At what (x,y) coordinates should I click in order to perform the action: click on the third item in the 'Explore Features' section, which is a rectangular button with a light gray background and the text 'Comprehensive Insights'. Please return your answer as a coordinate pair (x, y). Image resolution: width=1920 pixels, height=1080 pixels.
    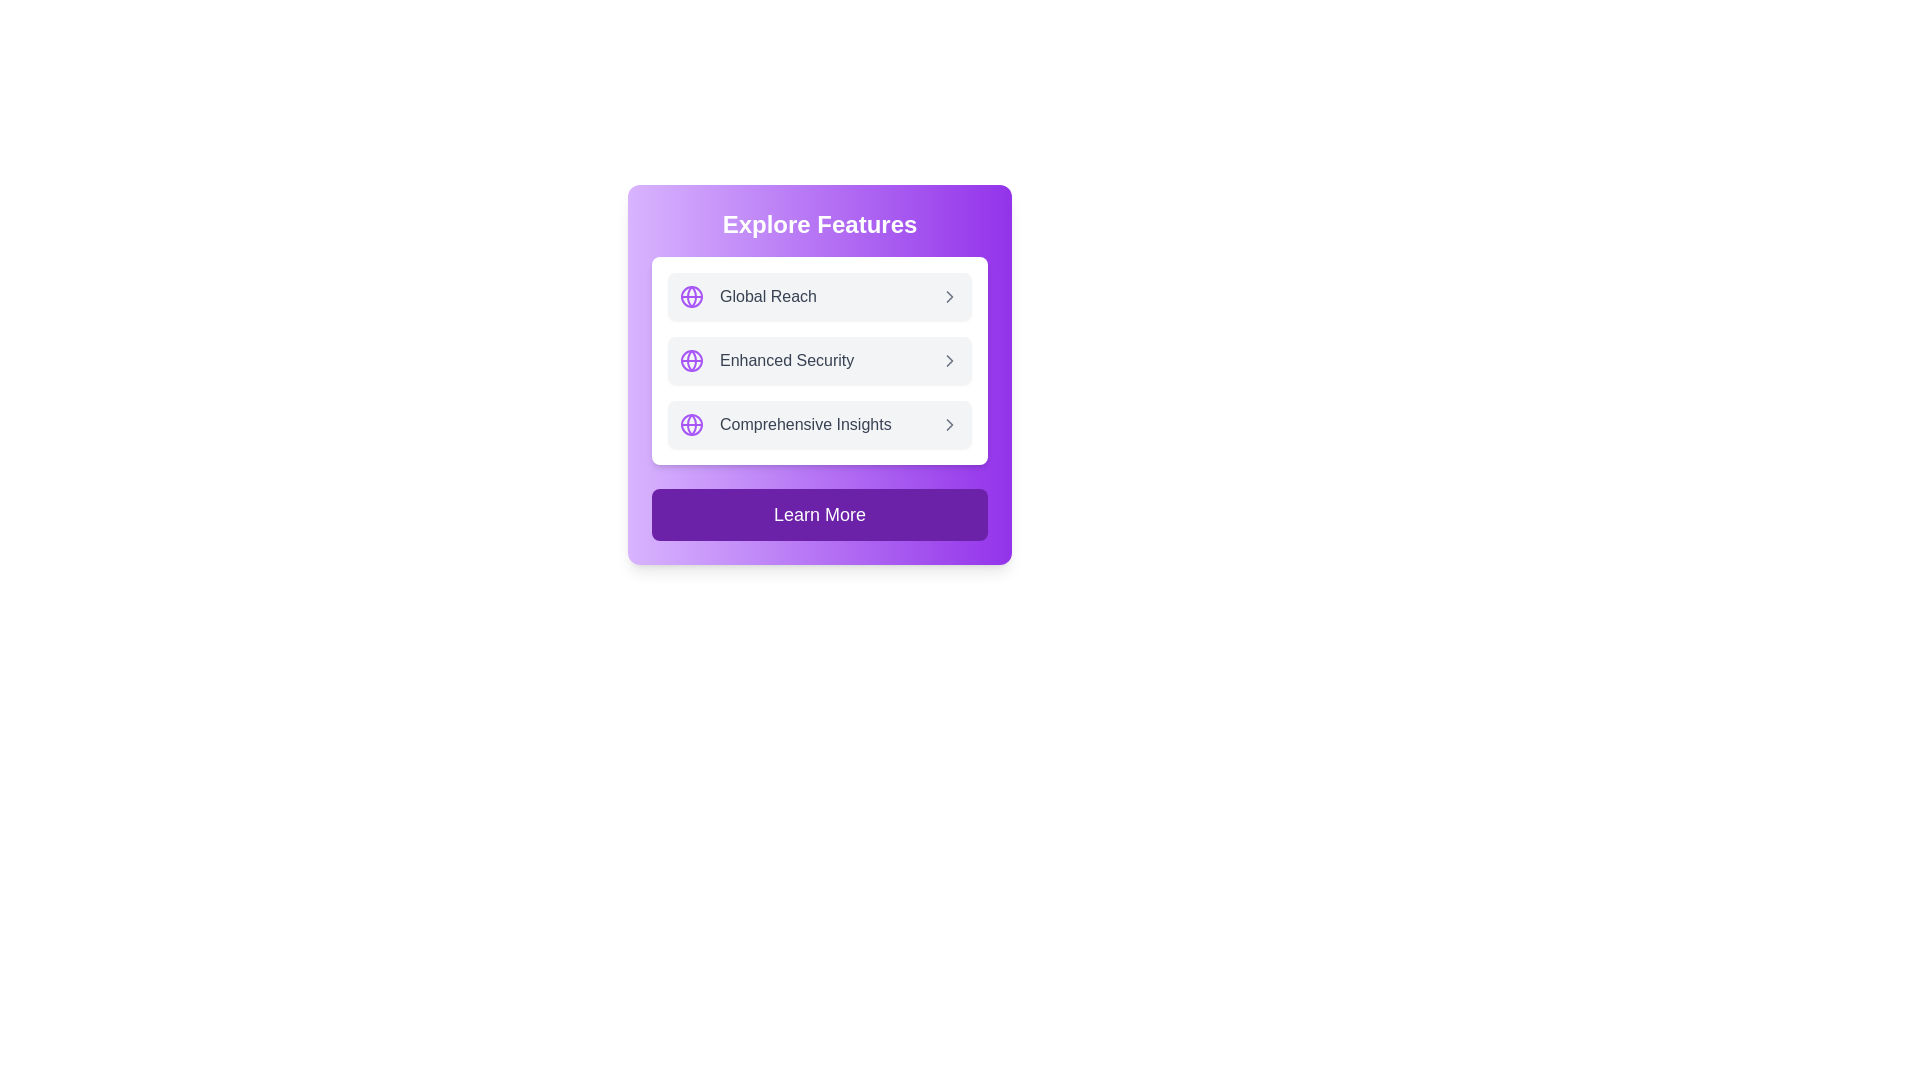
    Looking at the image, I should click on (820, 423).